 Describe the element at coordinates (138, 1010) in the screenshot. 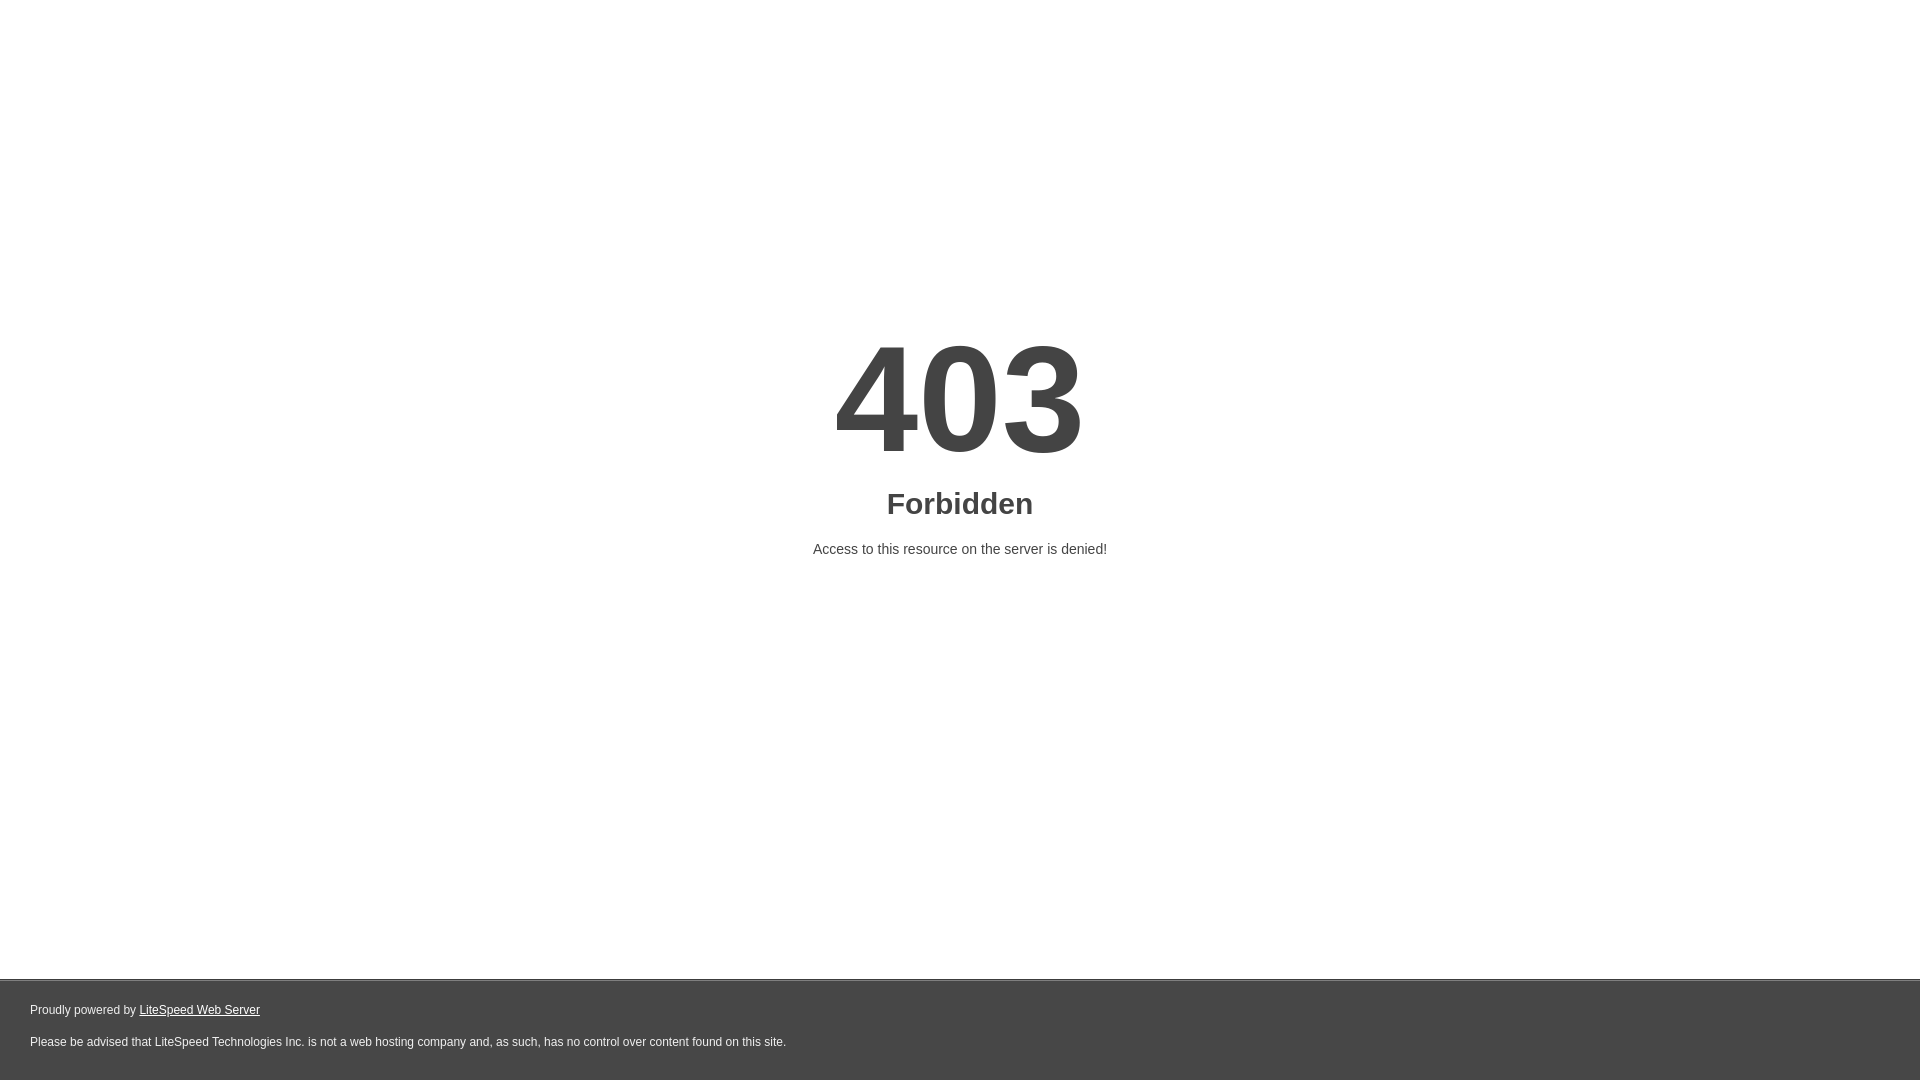

I see `'LiteSpeed Web Server'` at that location.